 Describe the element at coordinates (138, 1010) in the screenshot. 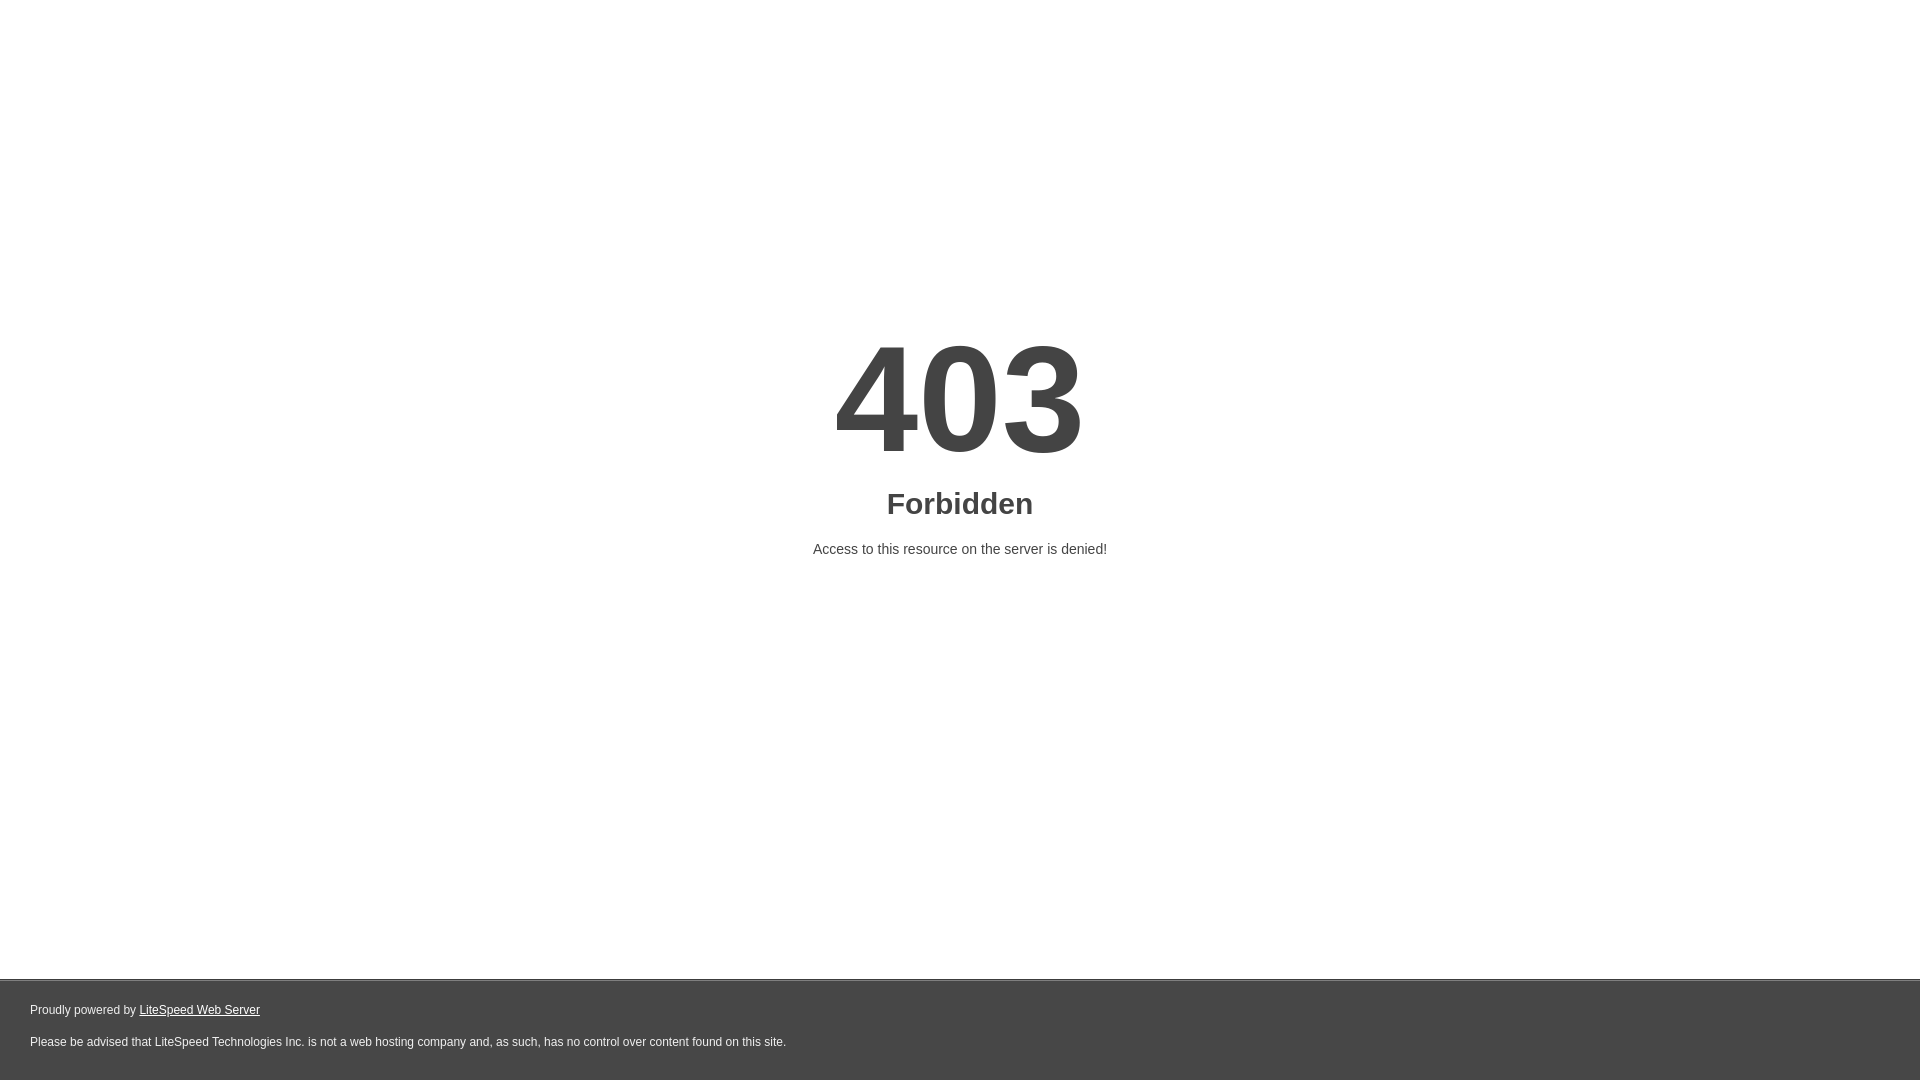

I see `'LiteSpeed Web Server'` at that location.